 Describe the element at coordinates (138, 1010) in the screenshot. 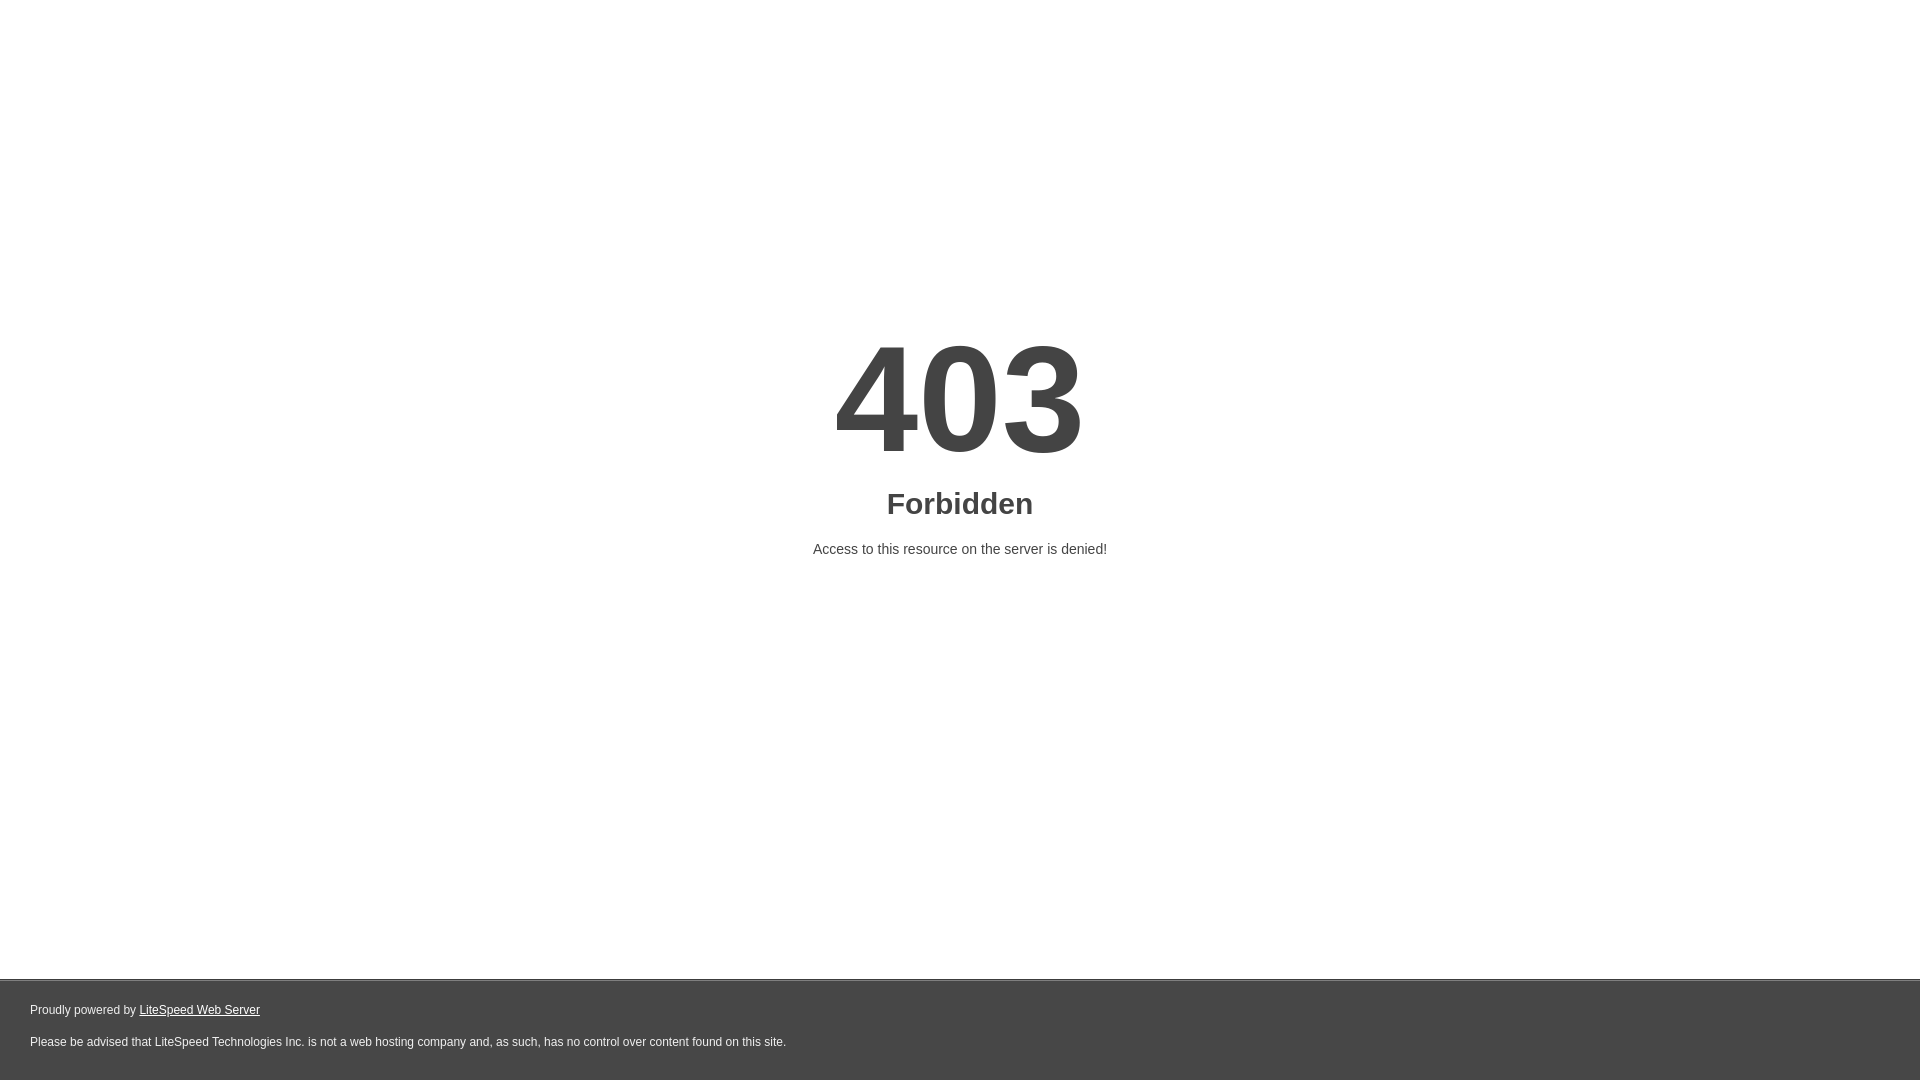

I see `'LiteSpeed Web Server'` at that location.